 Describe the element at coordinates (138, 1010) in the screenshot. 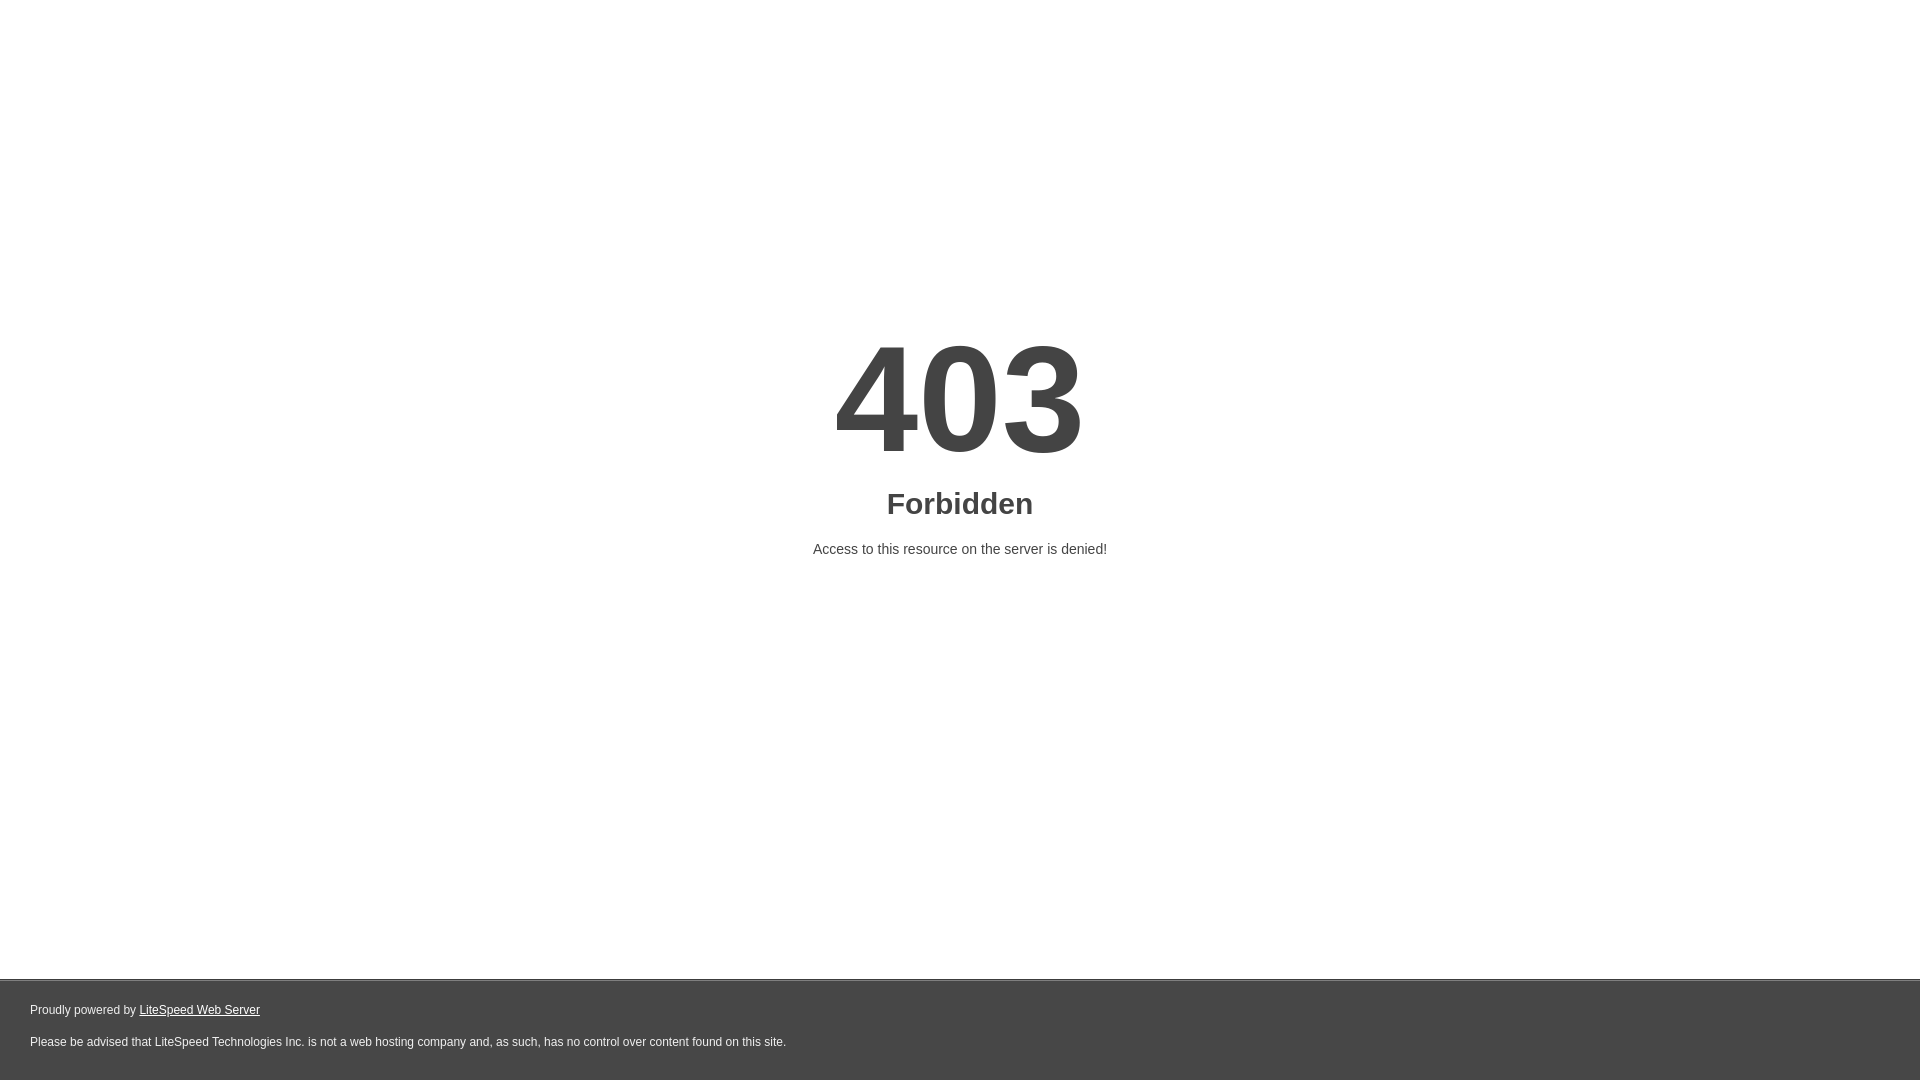

I see `'LiteSpeed Web Server'` at that location.